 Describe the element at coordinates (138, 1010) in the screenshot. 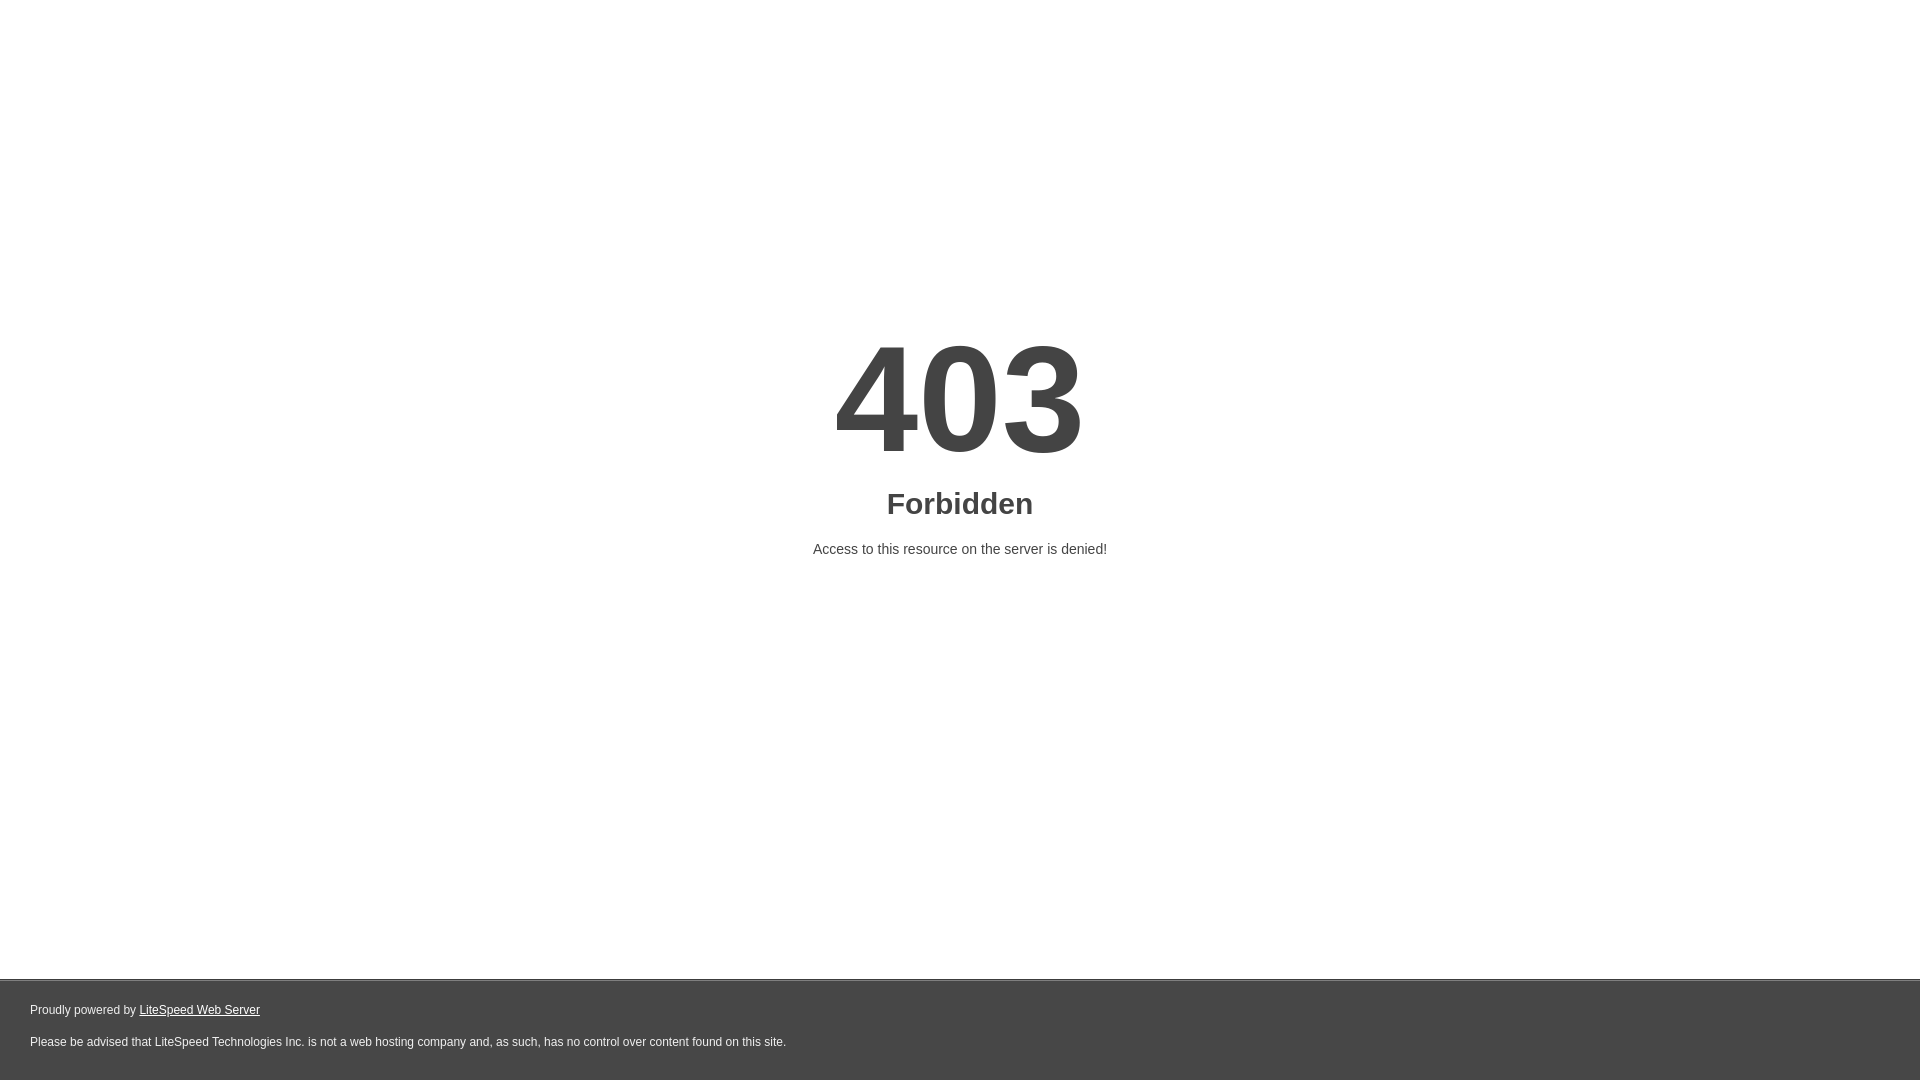

I see `'LiteSpeed Web Server'` at that location.